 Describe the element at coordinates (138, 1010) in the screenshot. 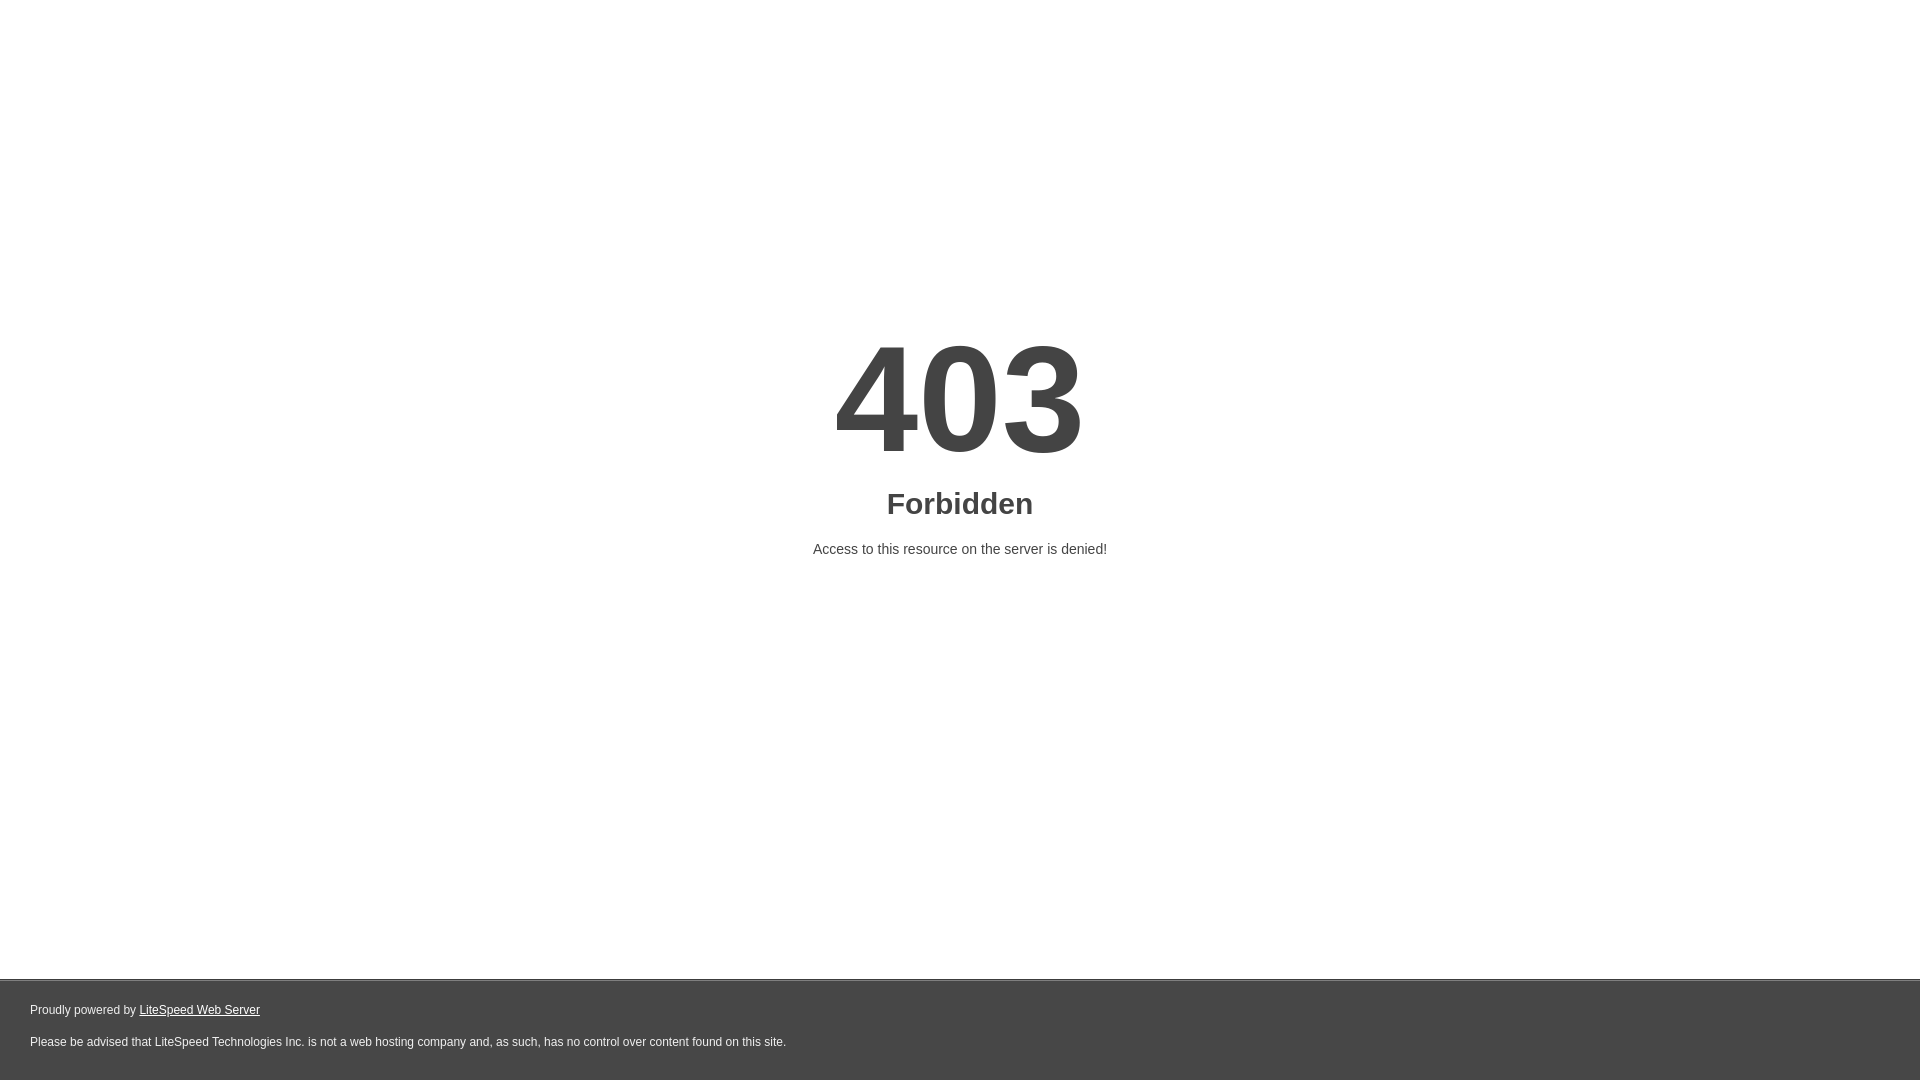

I see `'LiteSpeed Web Server'` at that location.